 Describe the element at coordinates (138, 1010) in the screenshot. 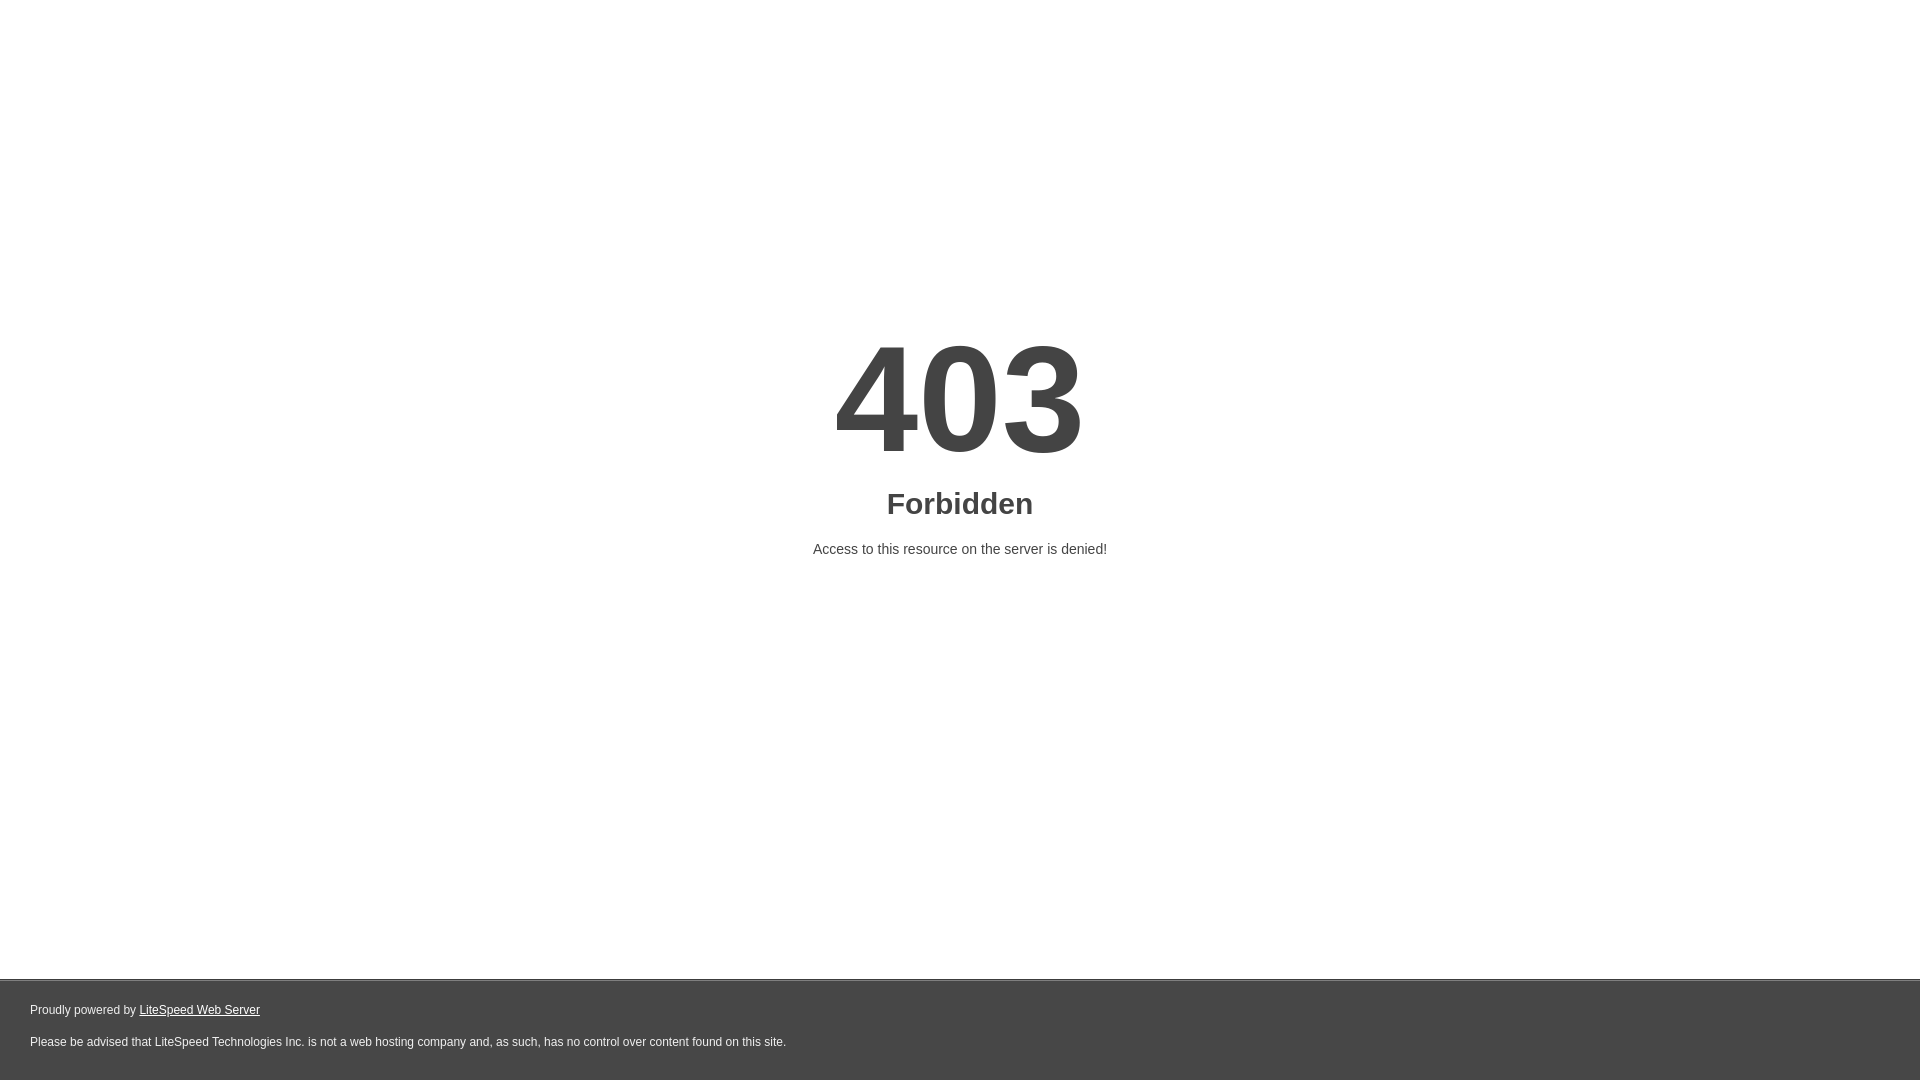

I see `'LiteSpeed Web Server'` at that location.